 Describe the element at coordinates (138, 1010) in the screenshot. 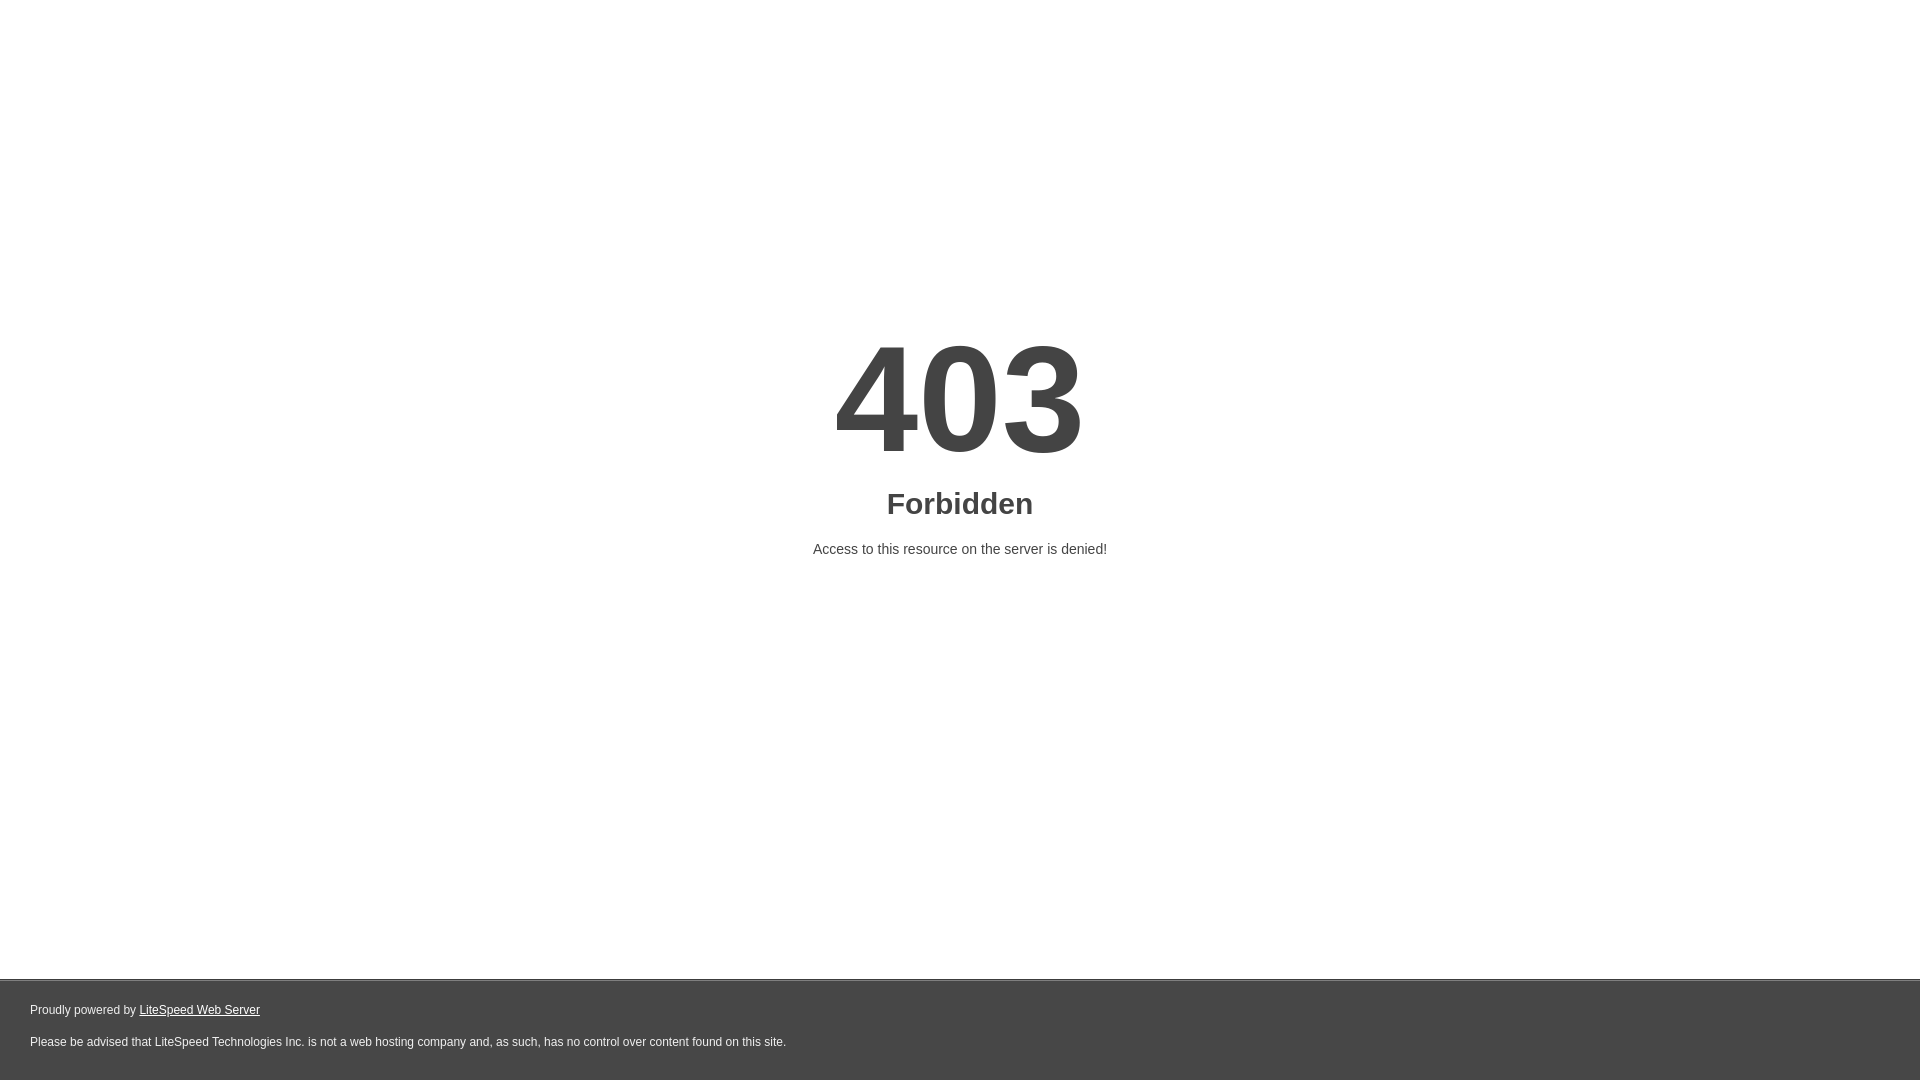

I see `'LiteSpeed Web Server'` at that location.